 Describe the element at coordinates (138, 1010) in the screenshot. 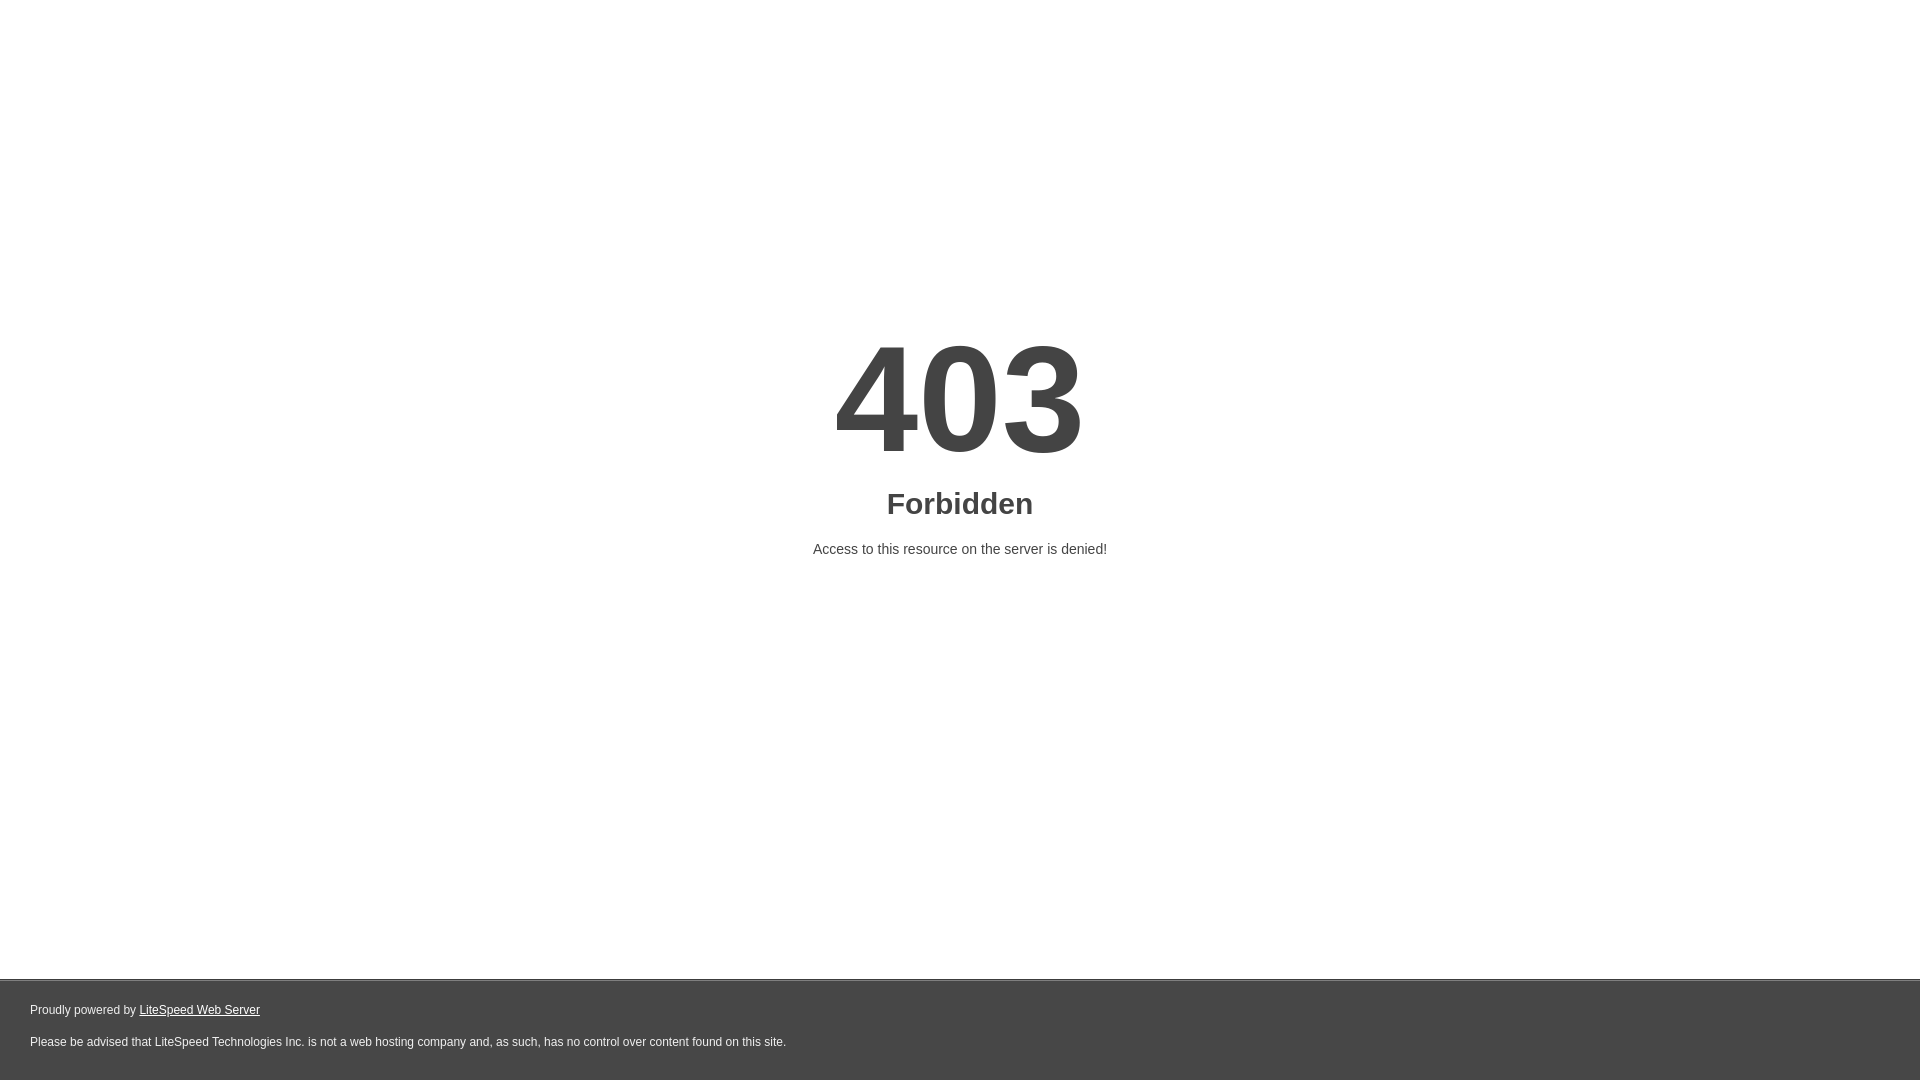

I see `'LiteSpeed Web Server'` at that location.